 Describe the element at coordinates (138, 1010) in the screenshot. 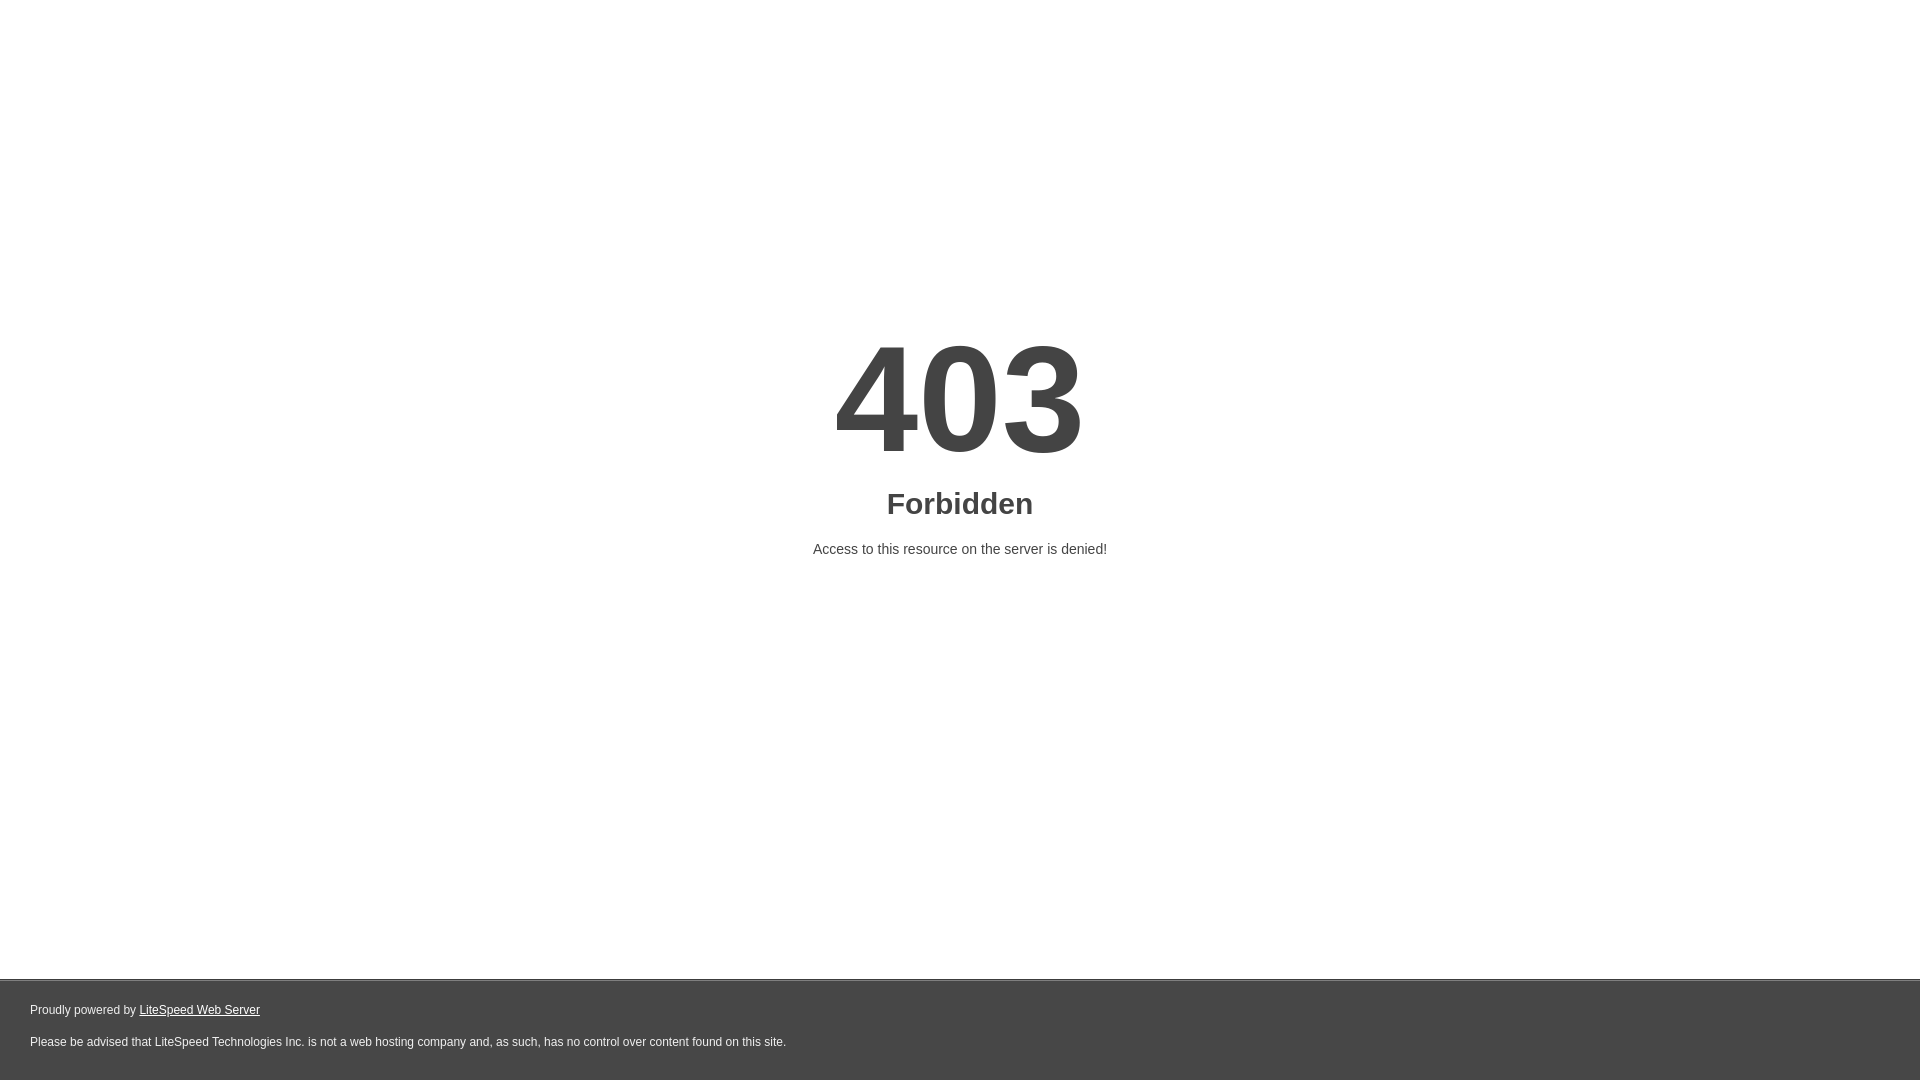

I see `'LiteSpeed Web Server'` at that location.